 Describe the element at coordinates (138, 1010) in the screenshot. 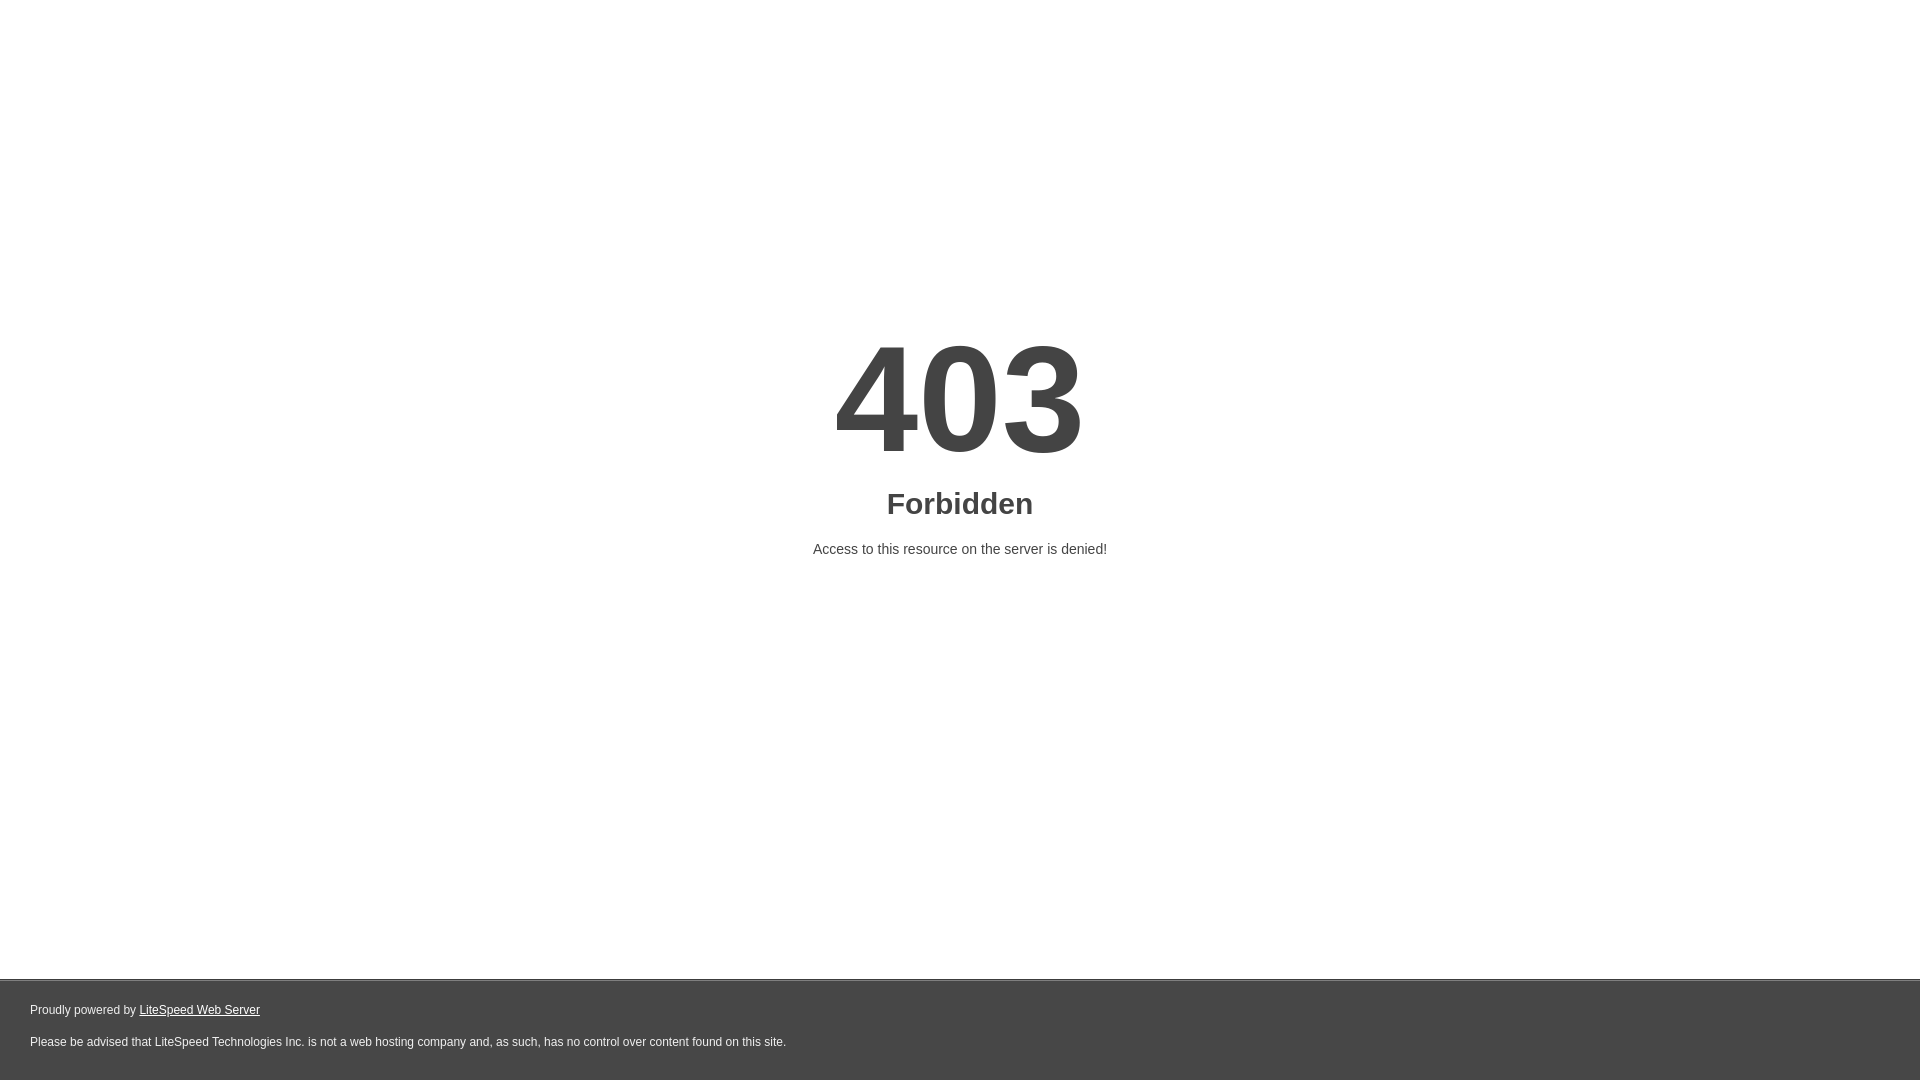

I see `'LiteSpeed Web Server'` at that location.